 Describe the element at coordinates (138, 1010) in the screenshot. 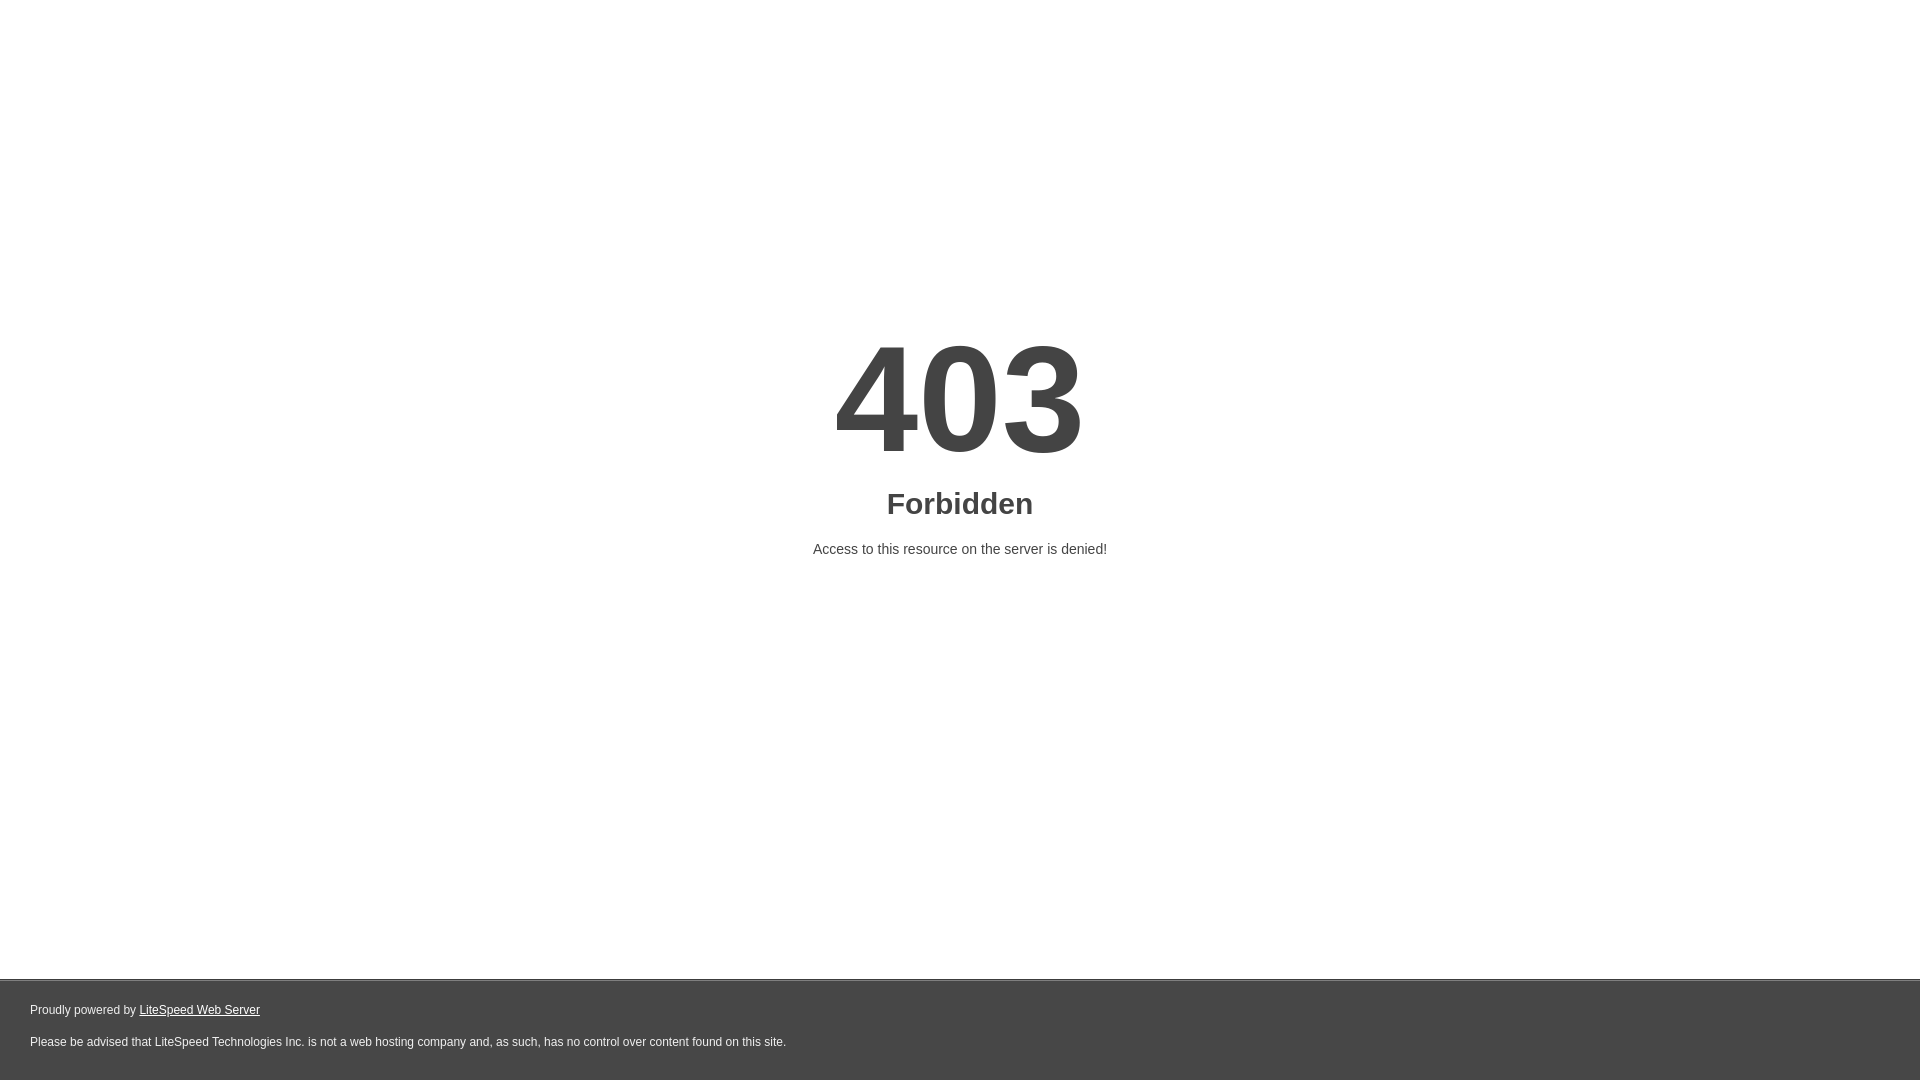

I see `'LiteSpeed Web Server'` at that location.